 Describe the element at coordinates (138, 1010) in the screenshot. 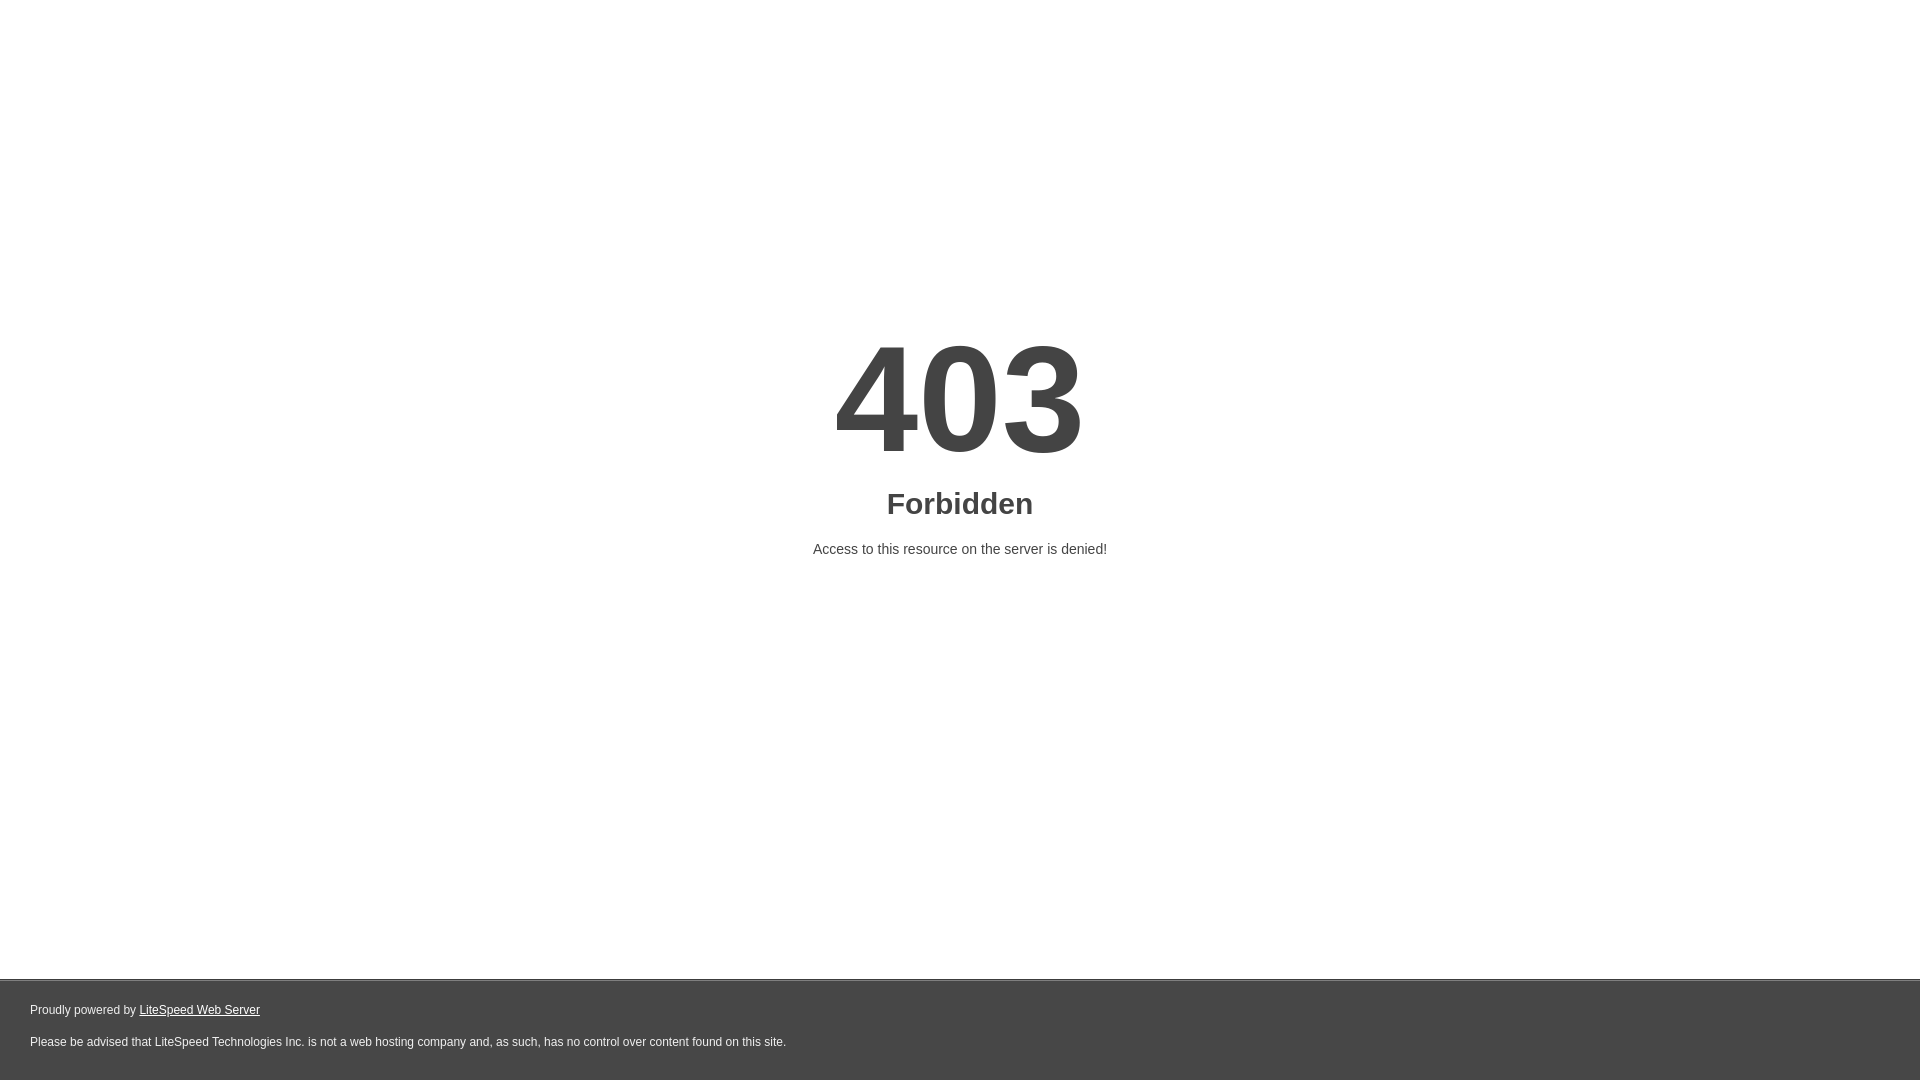

I see `'LiteSpeed Web Server'` at that location.